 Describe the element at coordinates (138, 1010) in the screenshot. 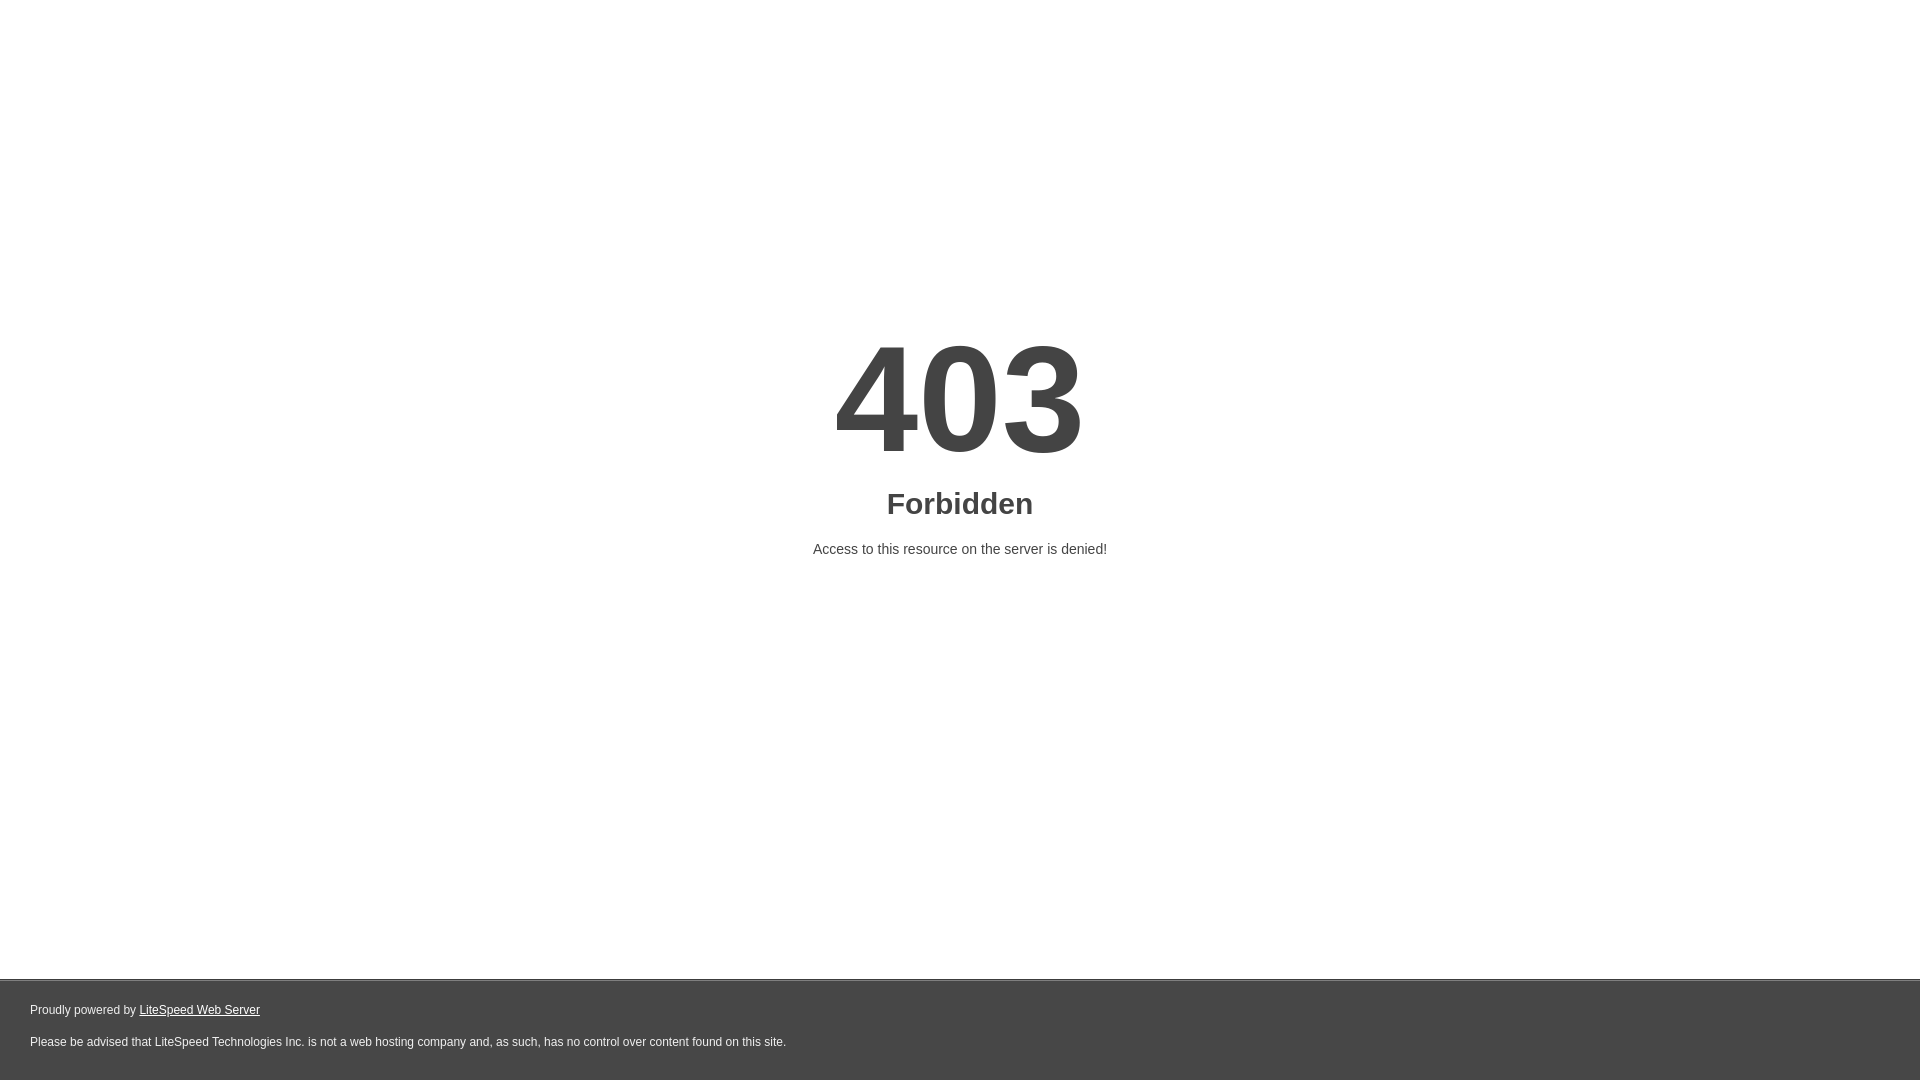

I see `'LiteSpeed Web Server'` at that location.